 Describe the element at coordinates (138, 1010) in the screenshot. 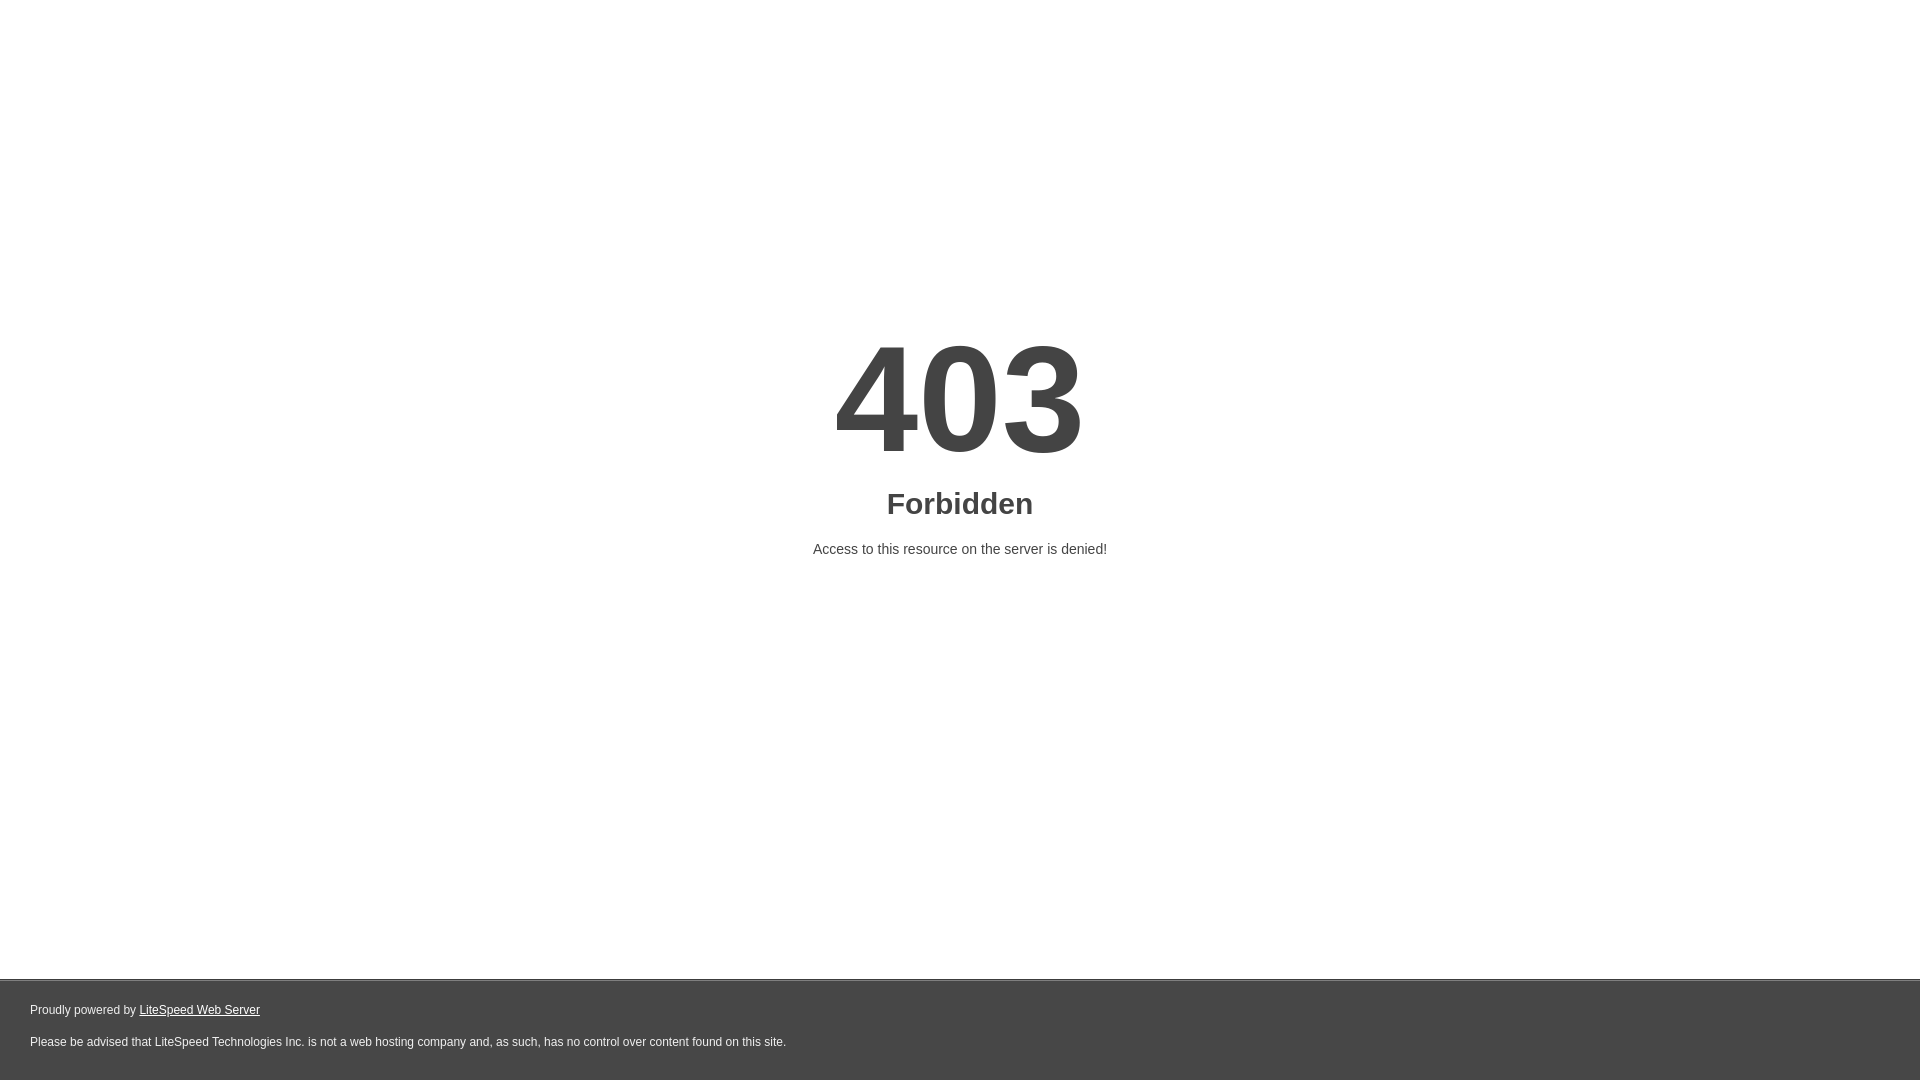

I see `'LiteSpeed Web Server'` at that location.